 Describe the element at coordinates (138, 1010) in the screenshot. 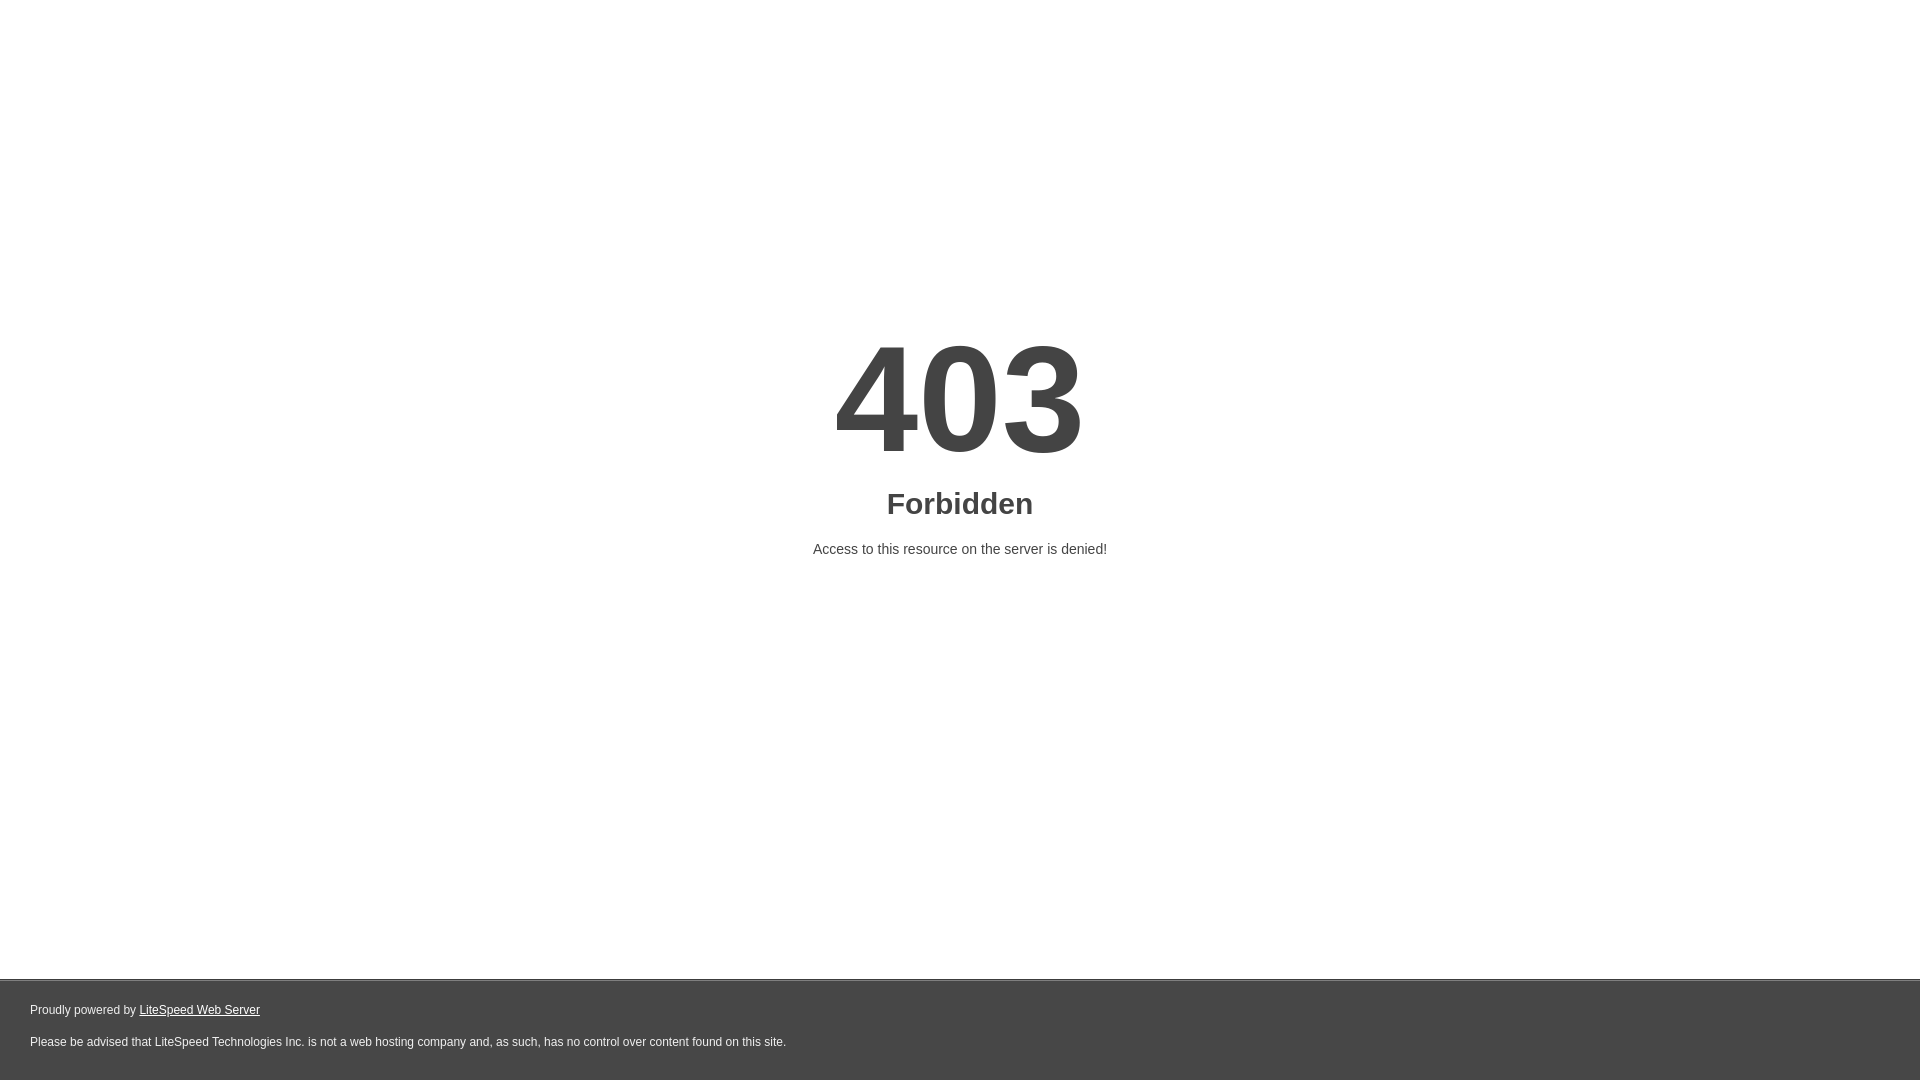

I see `'LiteSpeed Web Server'` at that location.